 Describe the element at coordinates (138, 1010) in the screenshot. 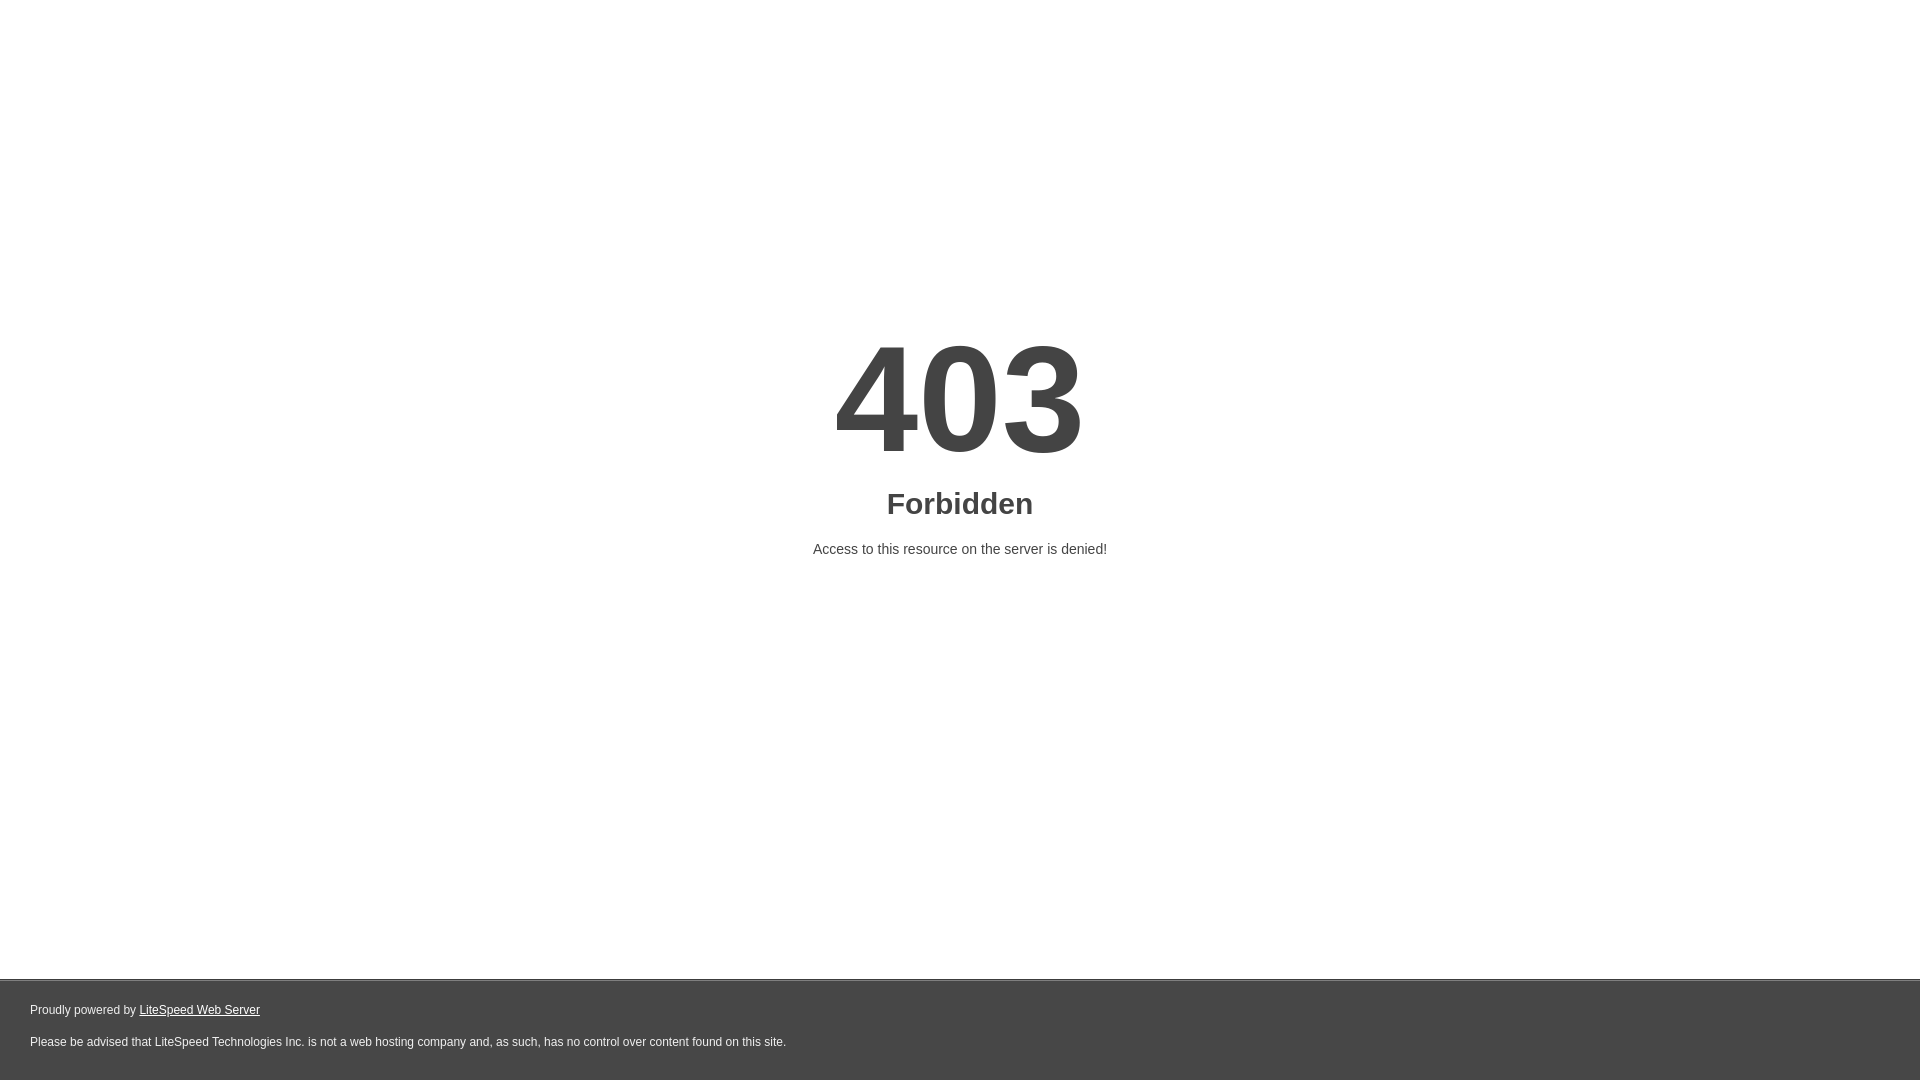

I see `'LiteSpeed Web Server'` at that location.